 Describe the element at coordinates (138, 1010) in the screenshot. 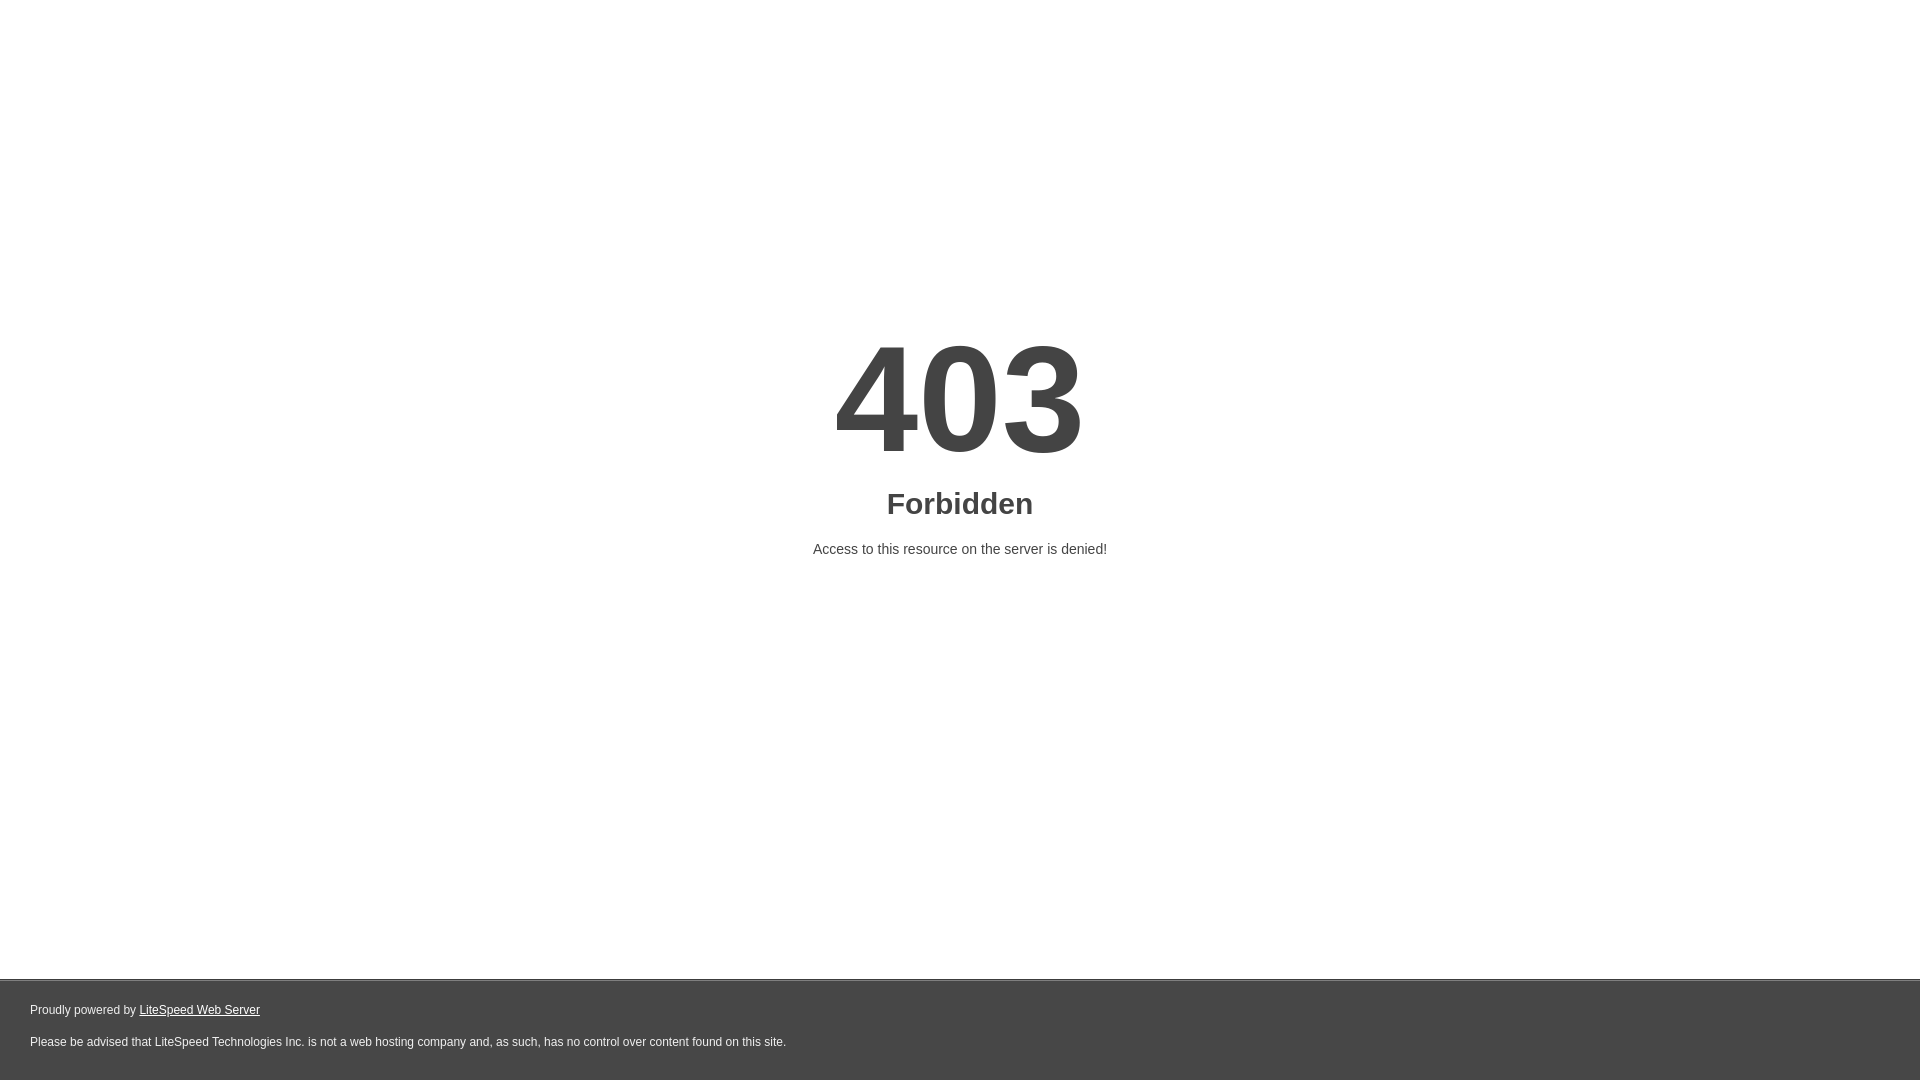

I see `'LiteSpeed Web Server'` at that location.